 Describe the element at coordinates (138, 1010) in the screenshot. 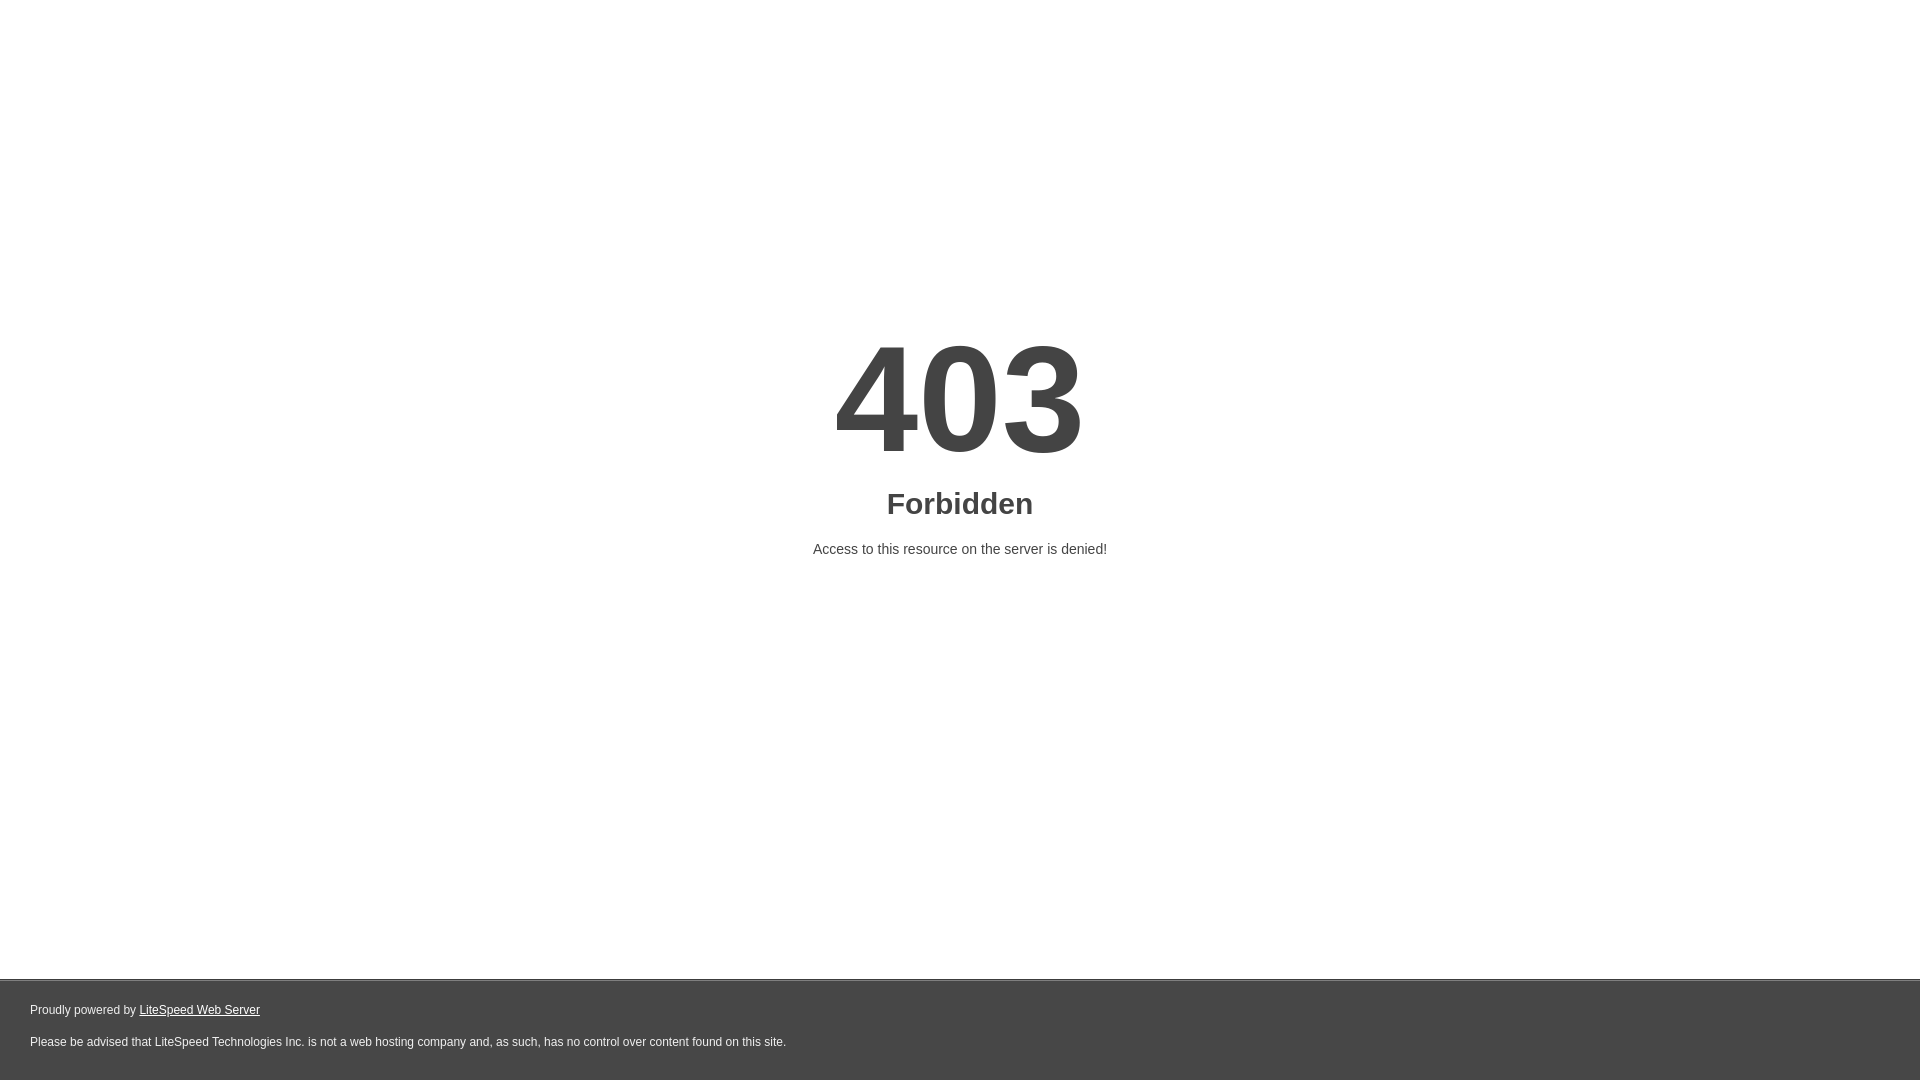

I see `'LiteSpeed Web Server'` at that location.